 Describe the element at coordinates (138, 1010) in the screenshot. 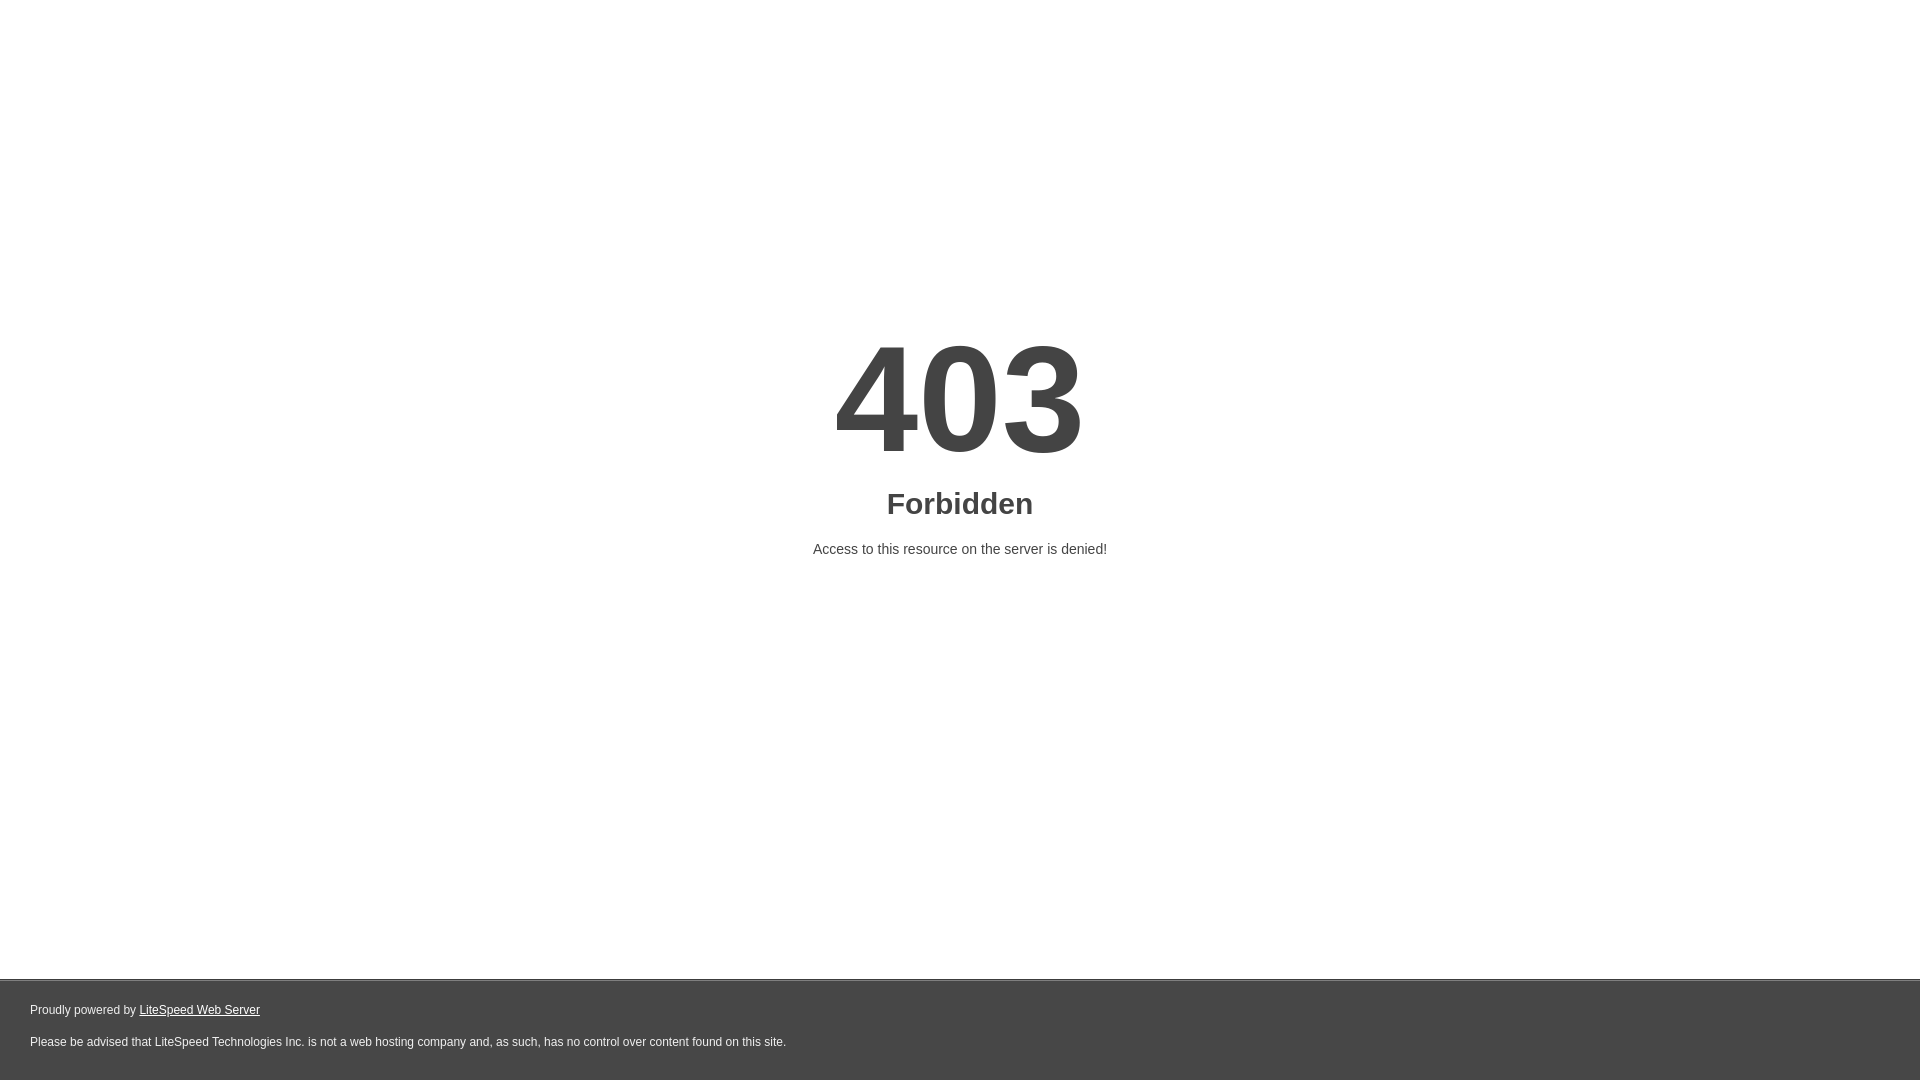

I see `'LiteSpeed Web Server'` at that location.